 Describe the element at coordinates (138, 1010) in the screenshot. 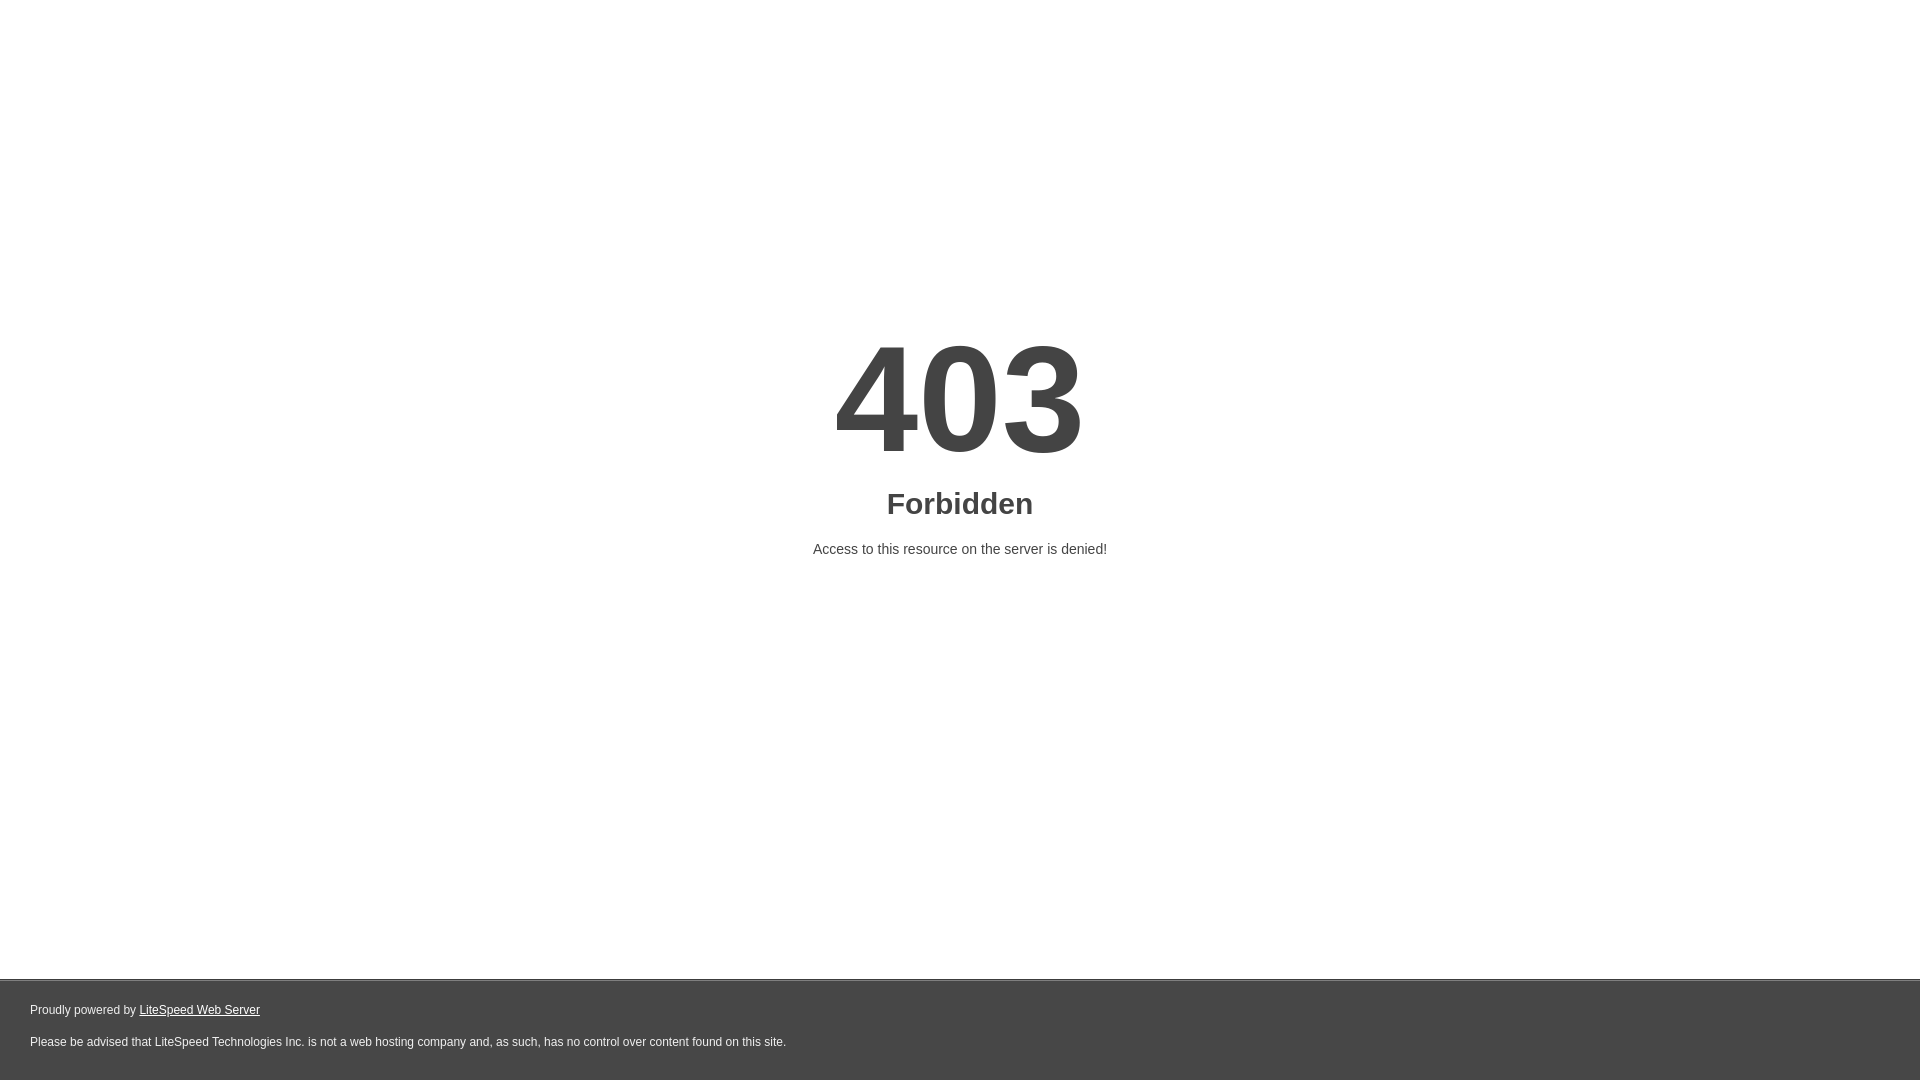

I see `'LiteSpeed Web Server'` at that location.